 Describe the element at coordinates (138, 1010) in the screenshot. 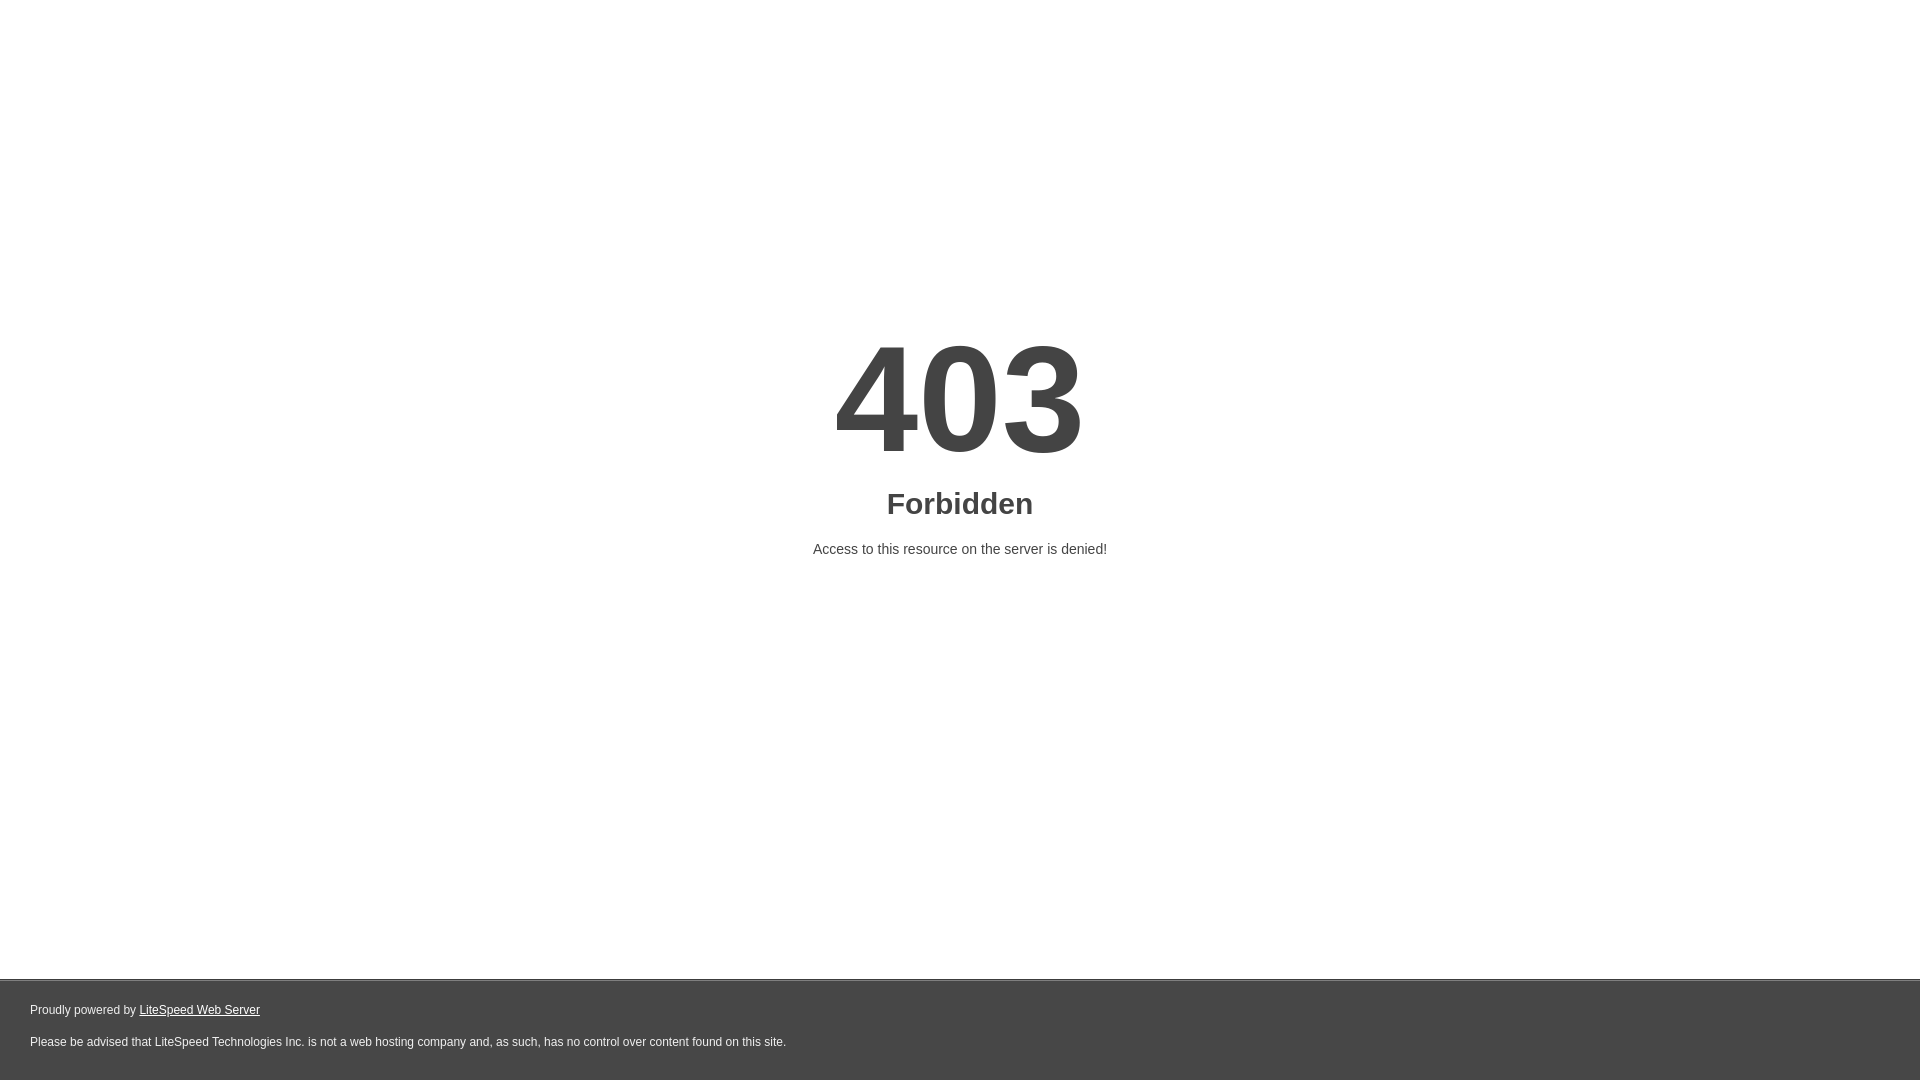

I see `'LiteSpeed Web Server'` at that location.